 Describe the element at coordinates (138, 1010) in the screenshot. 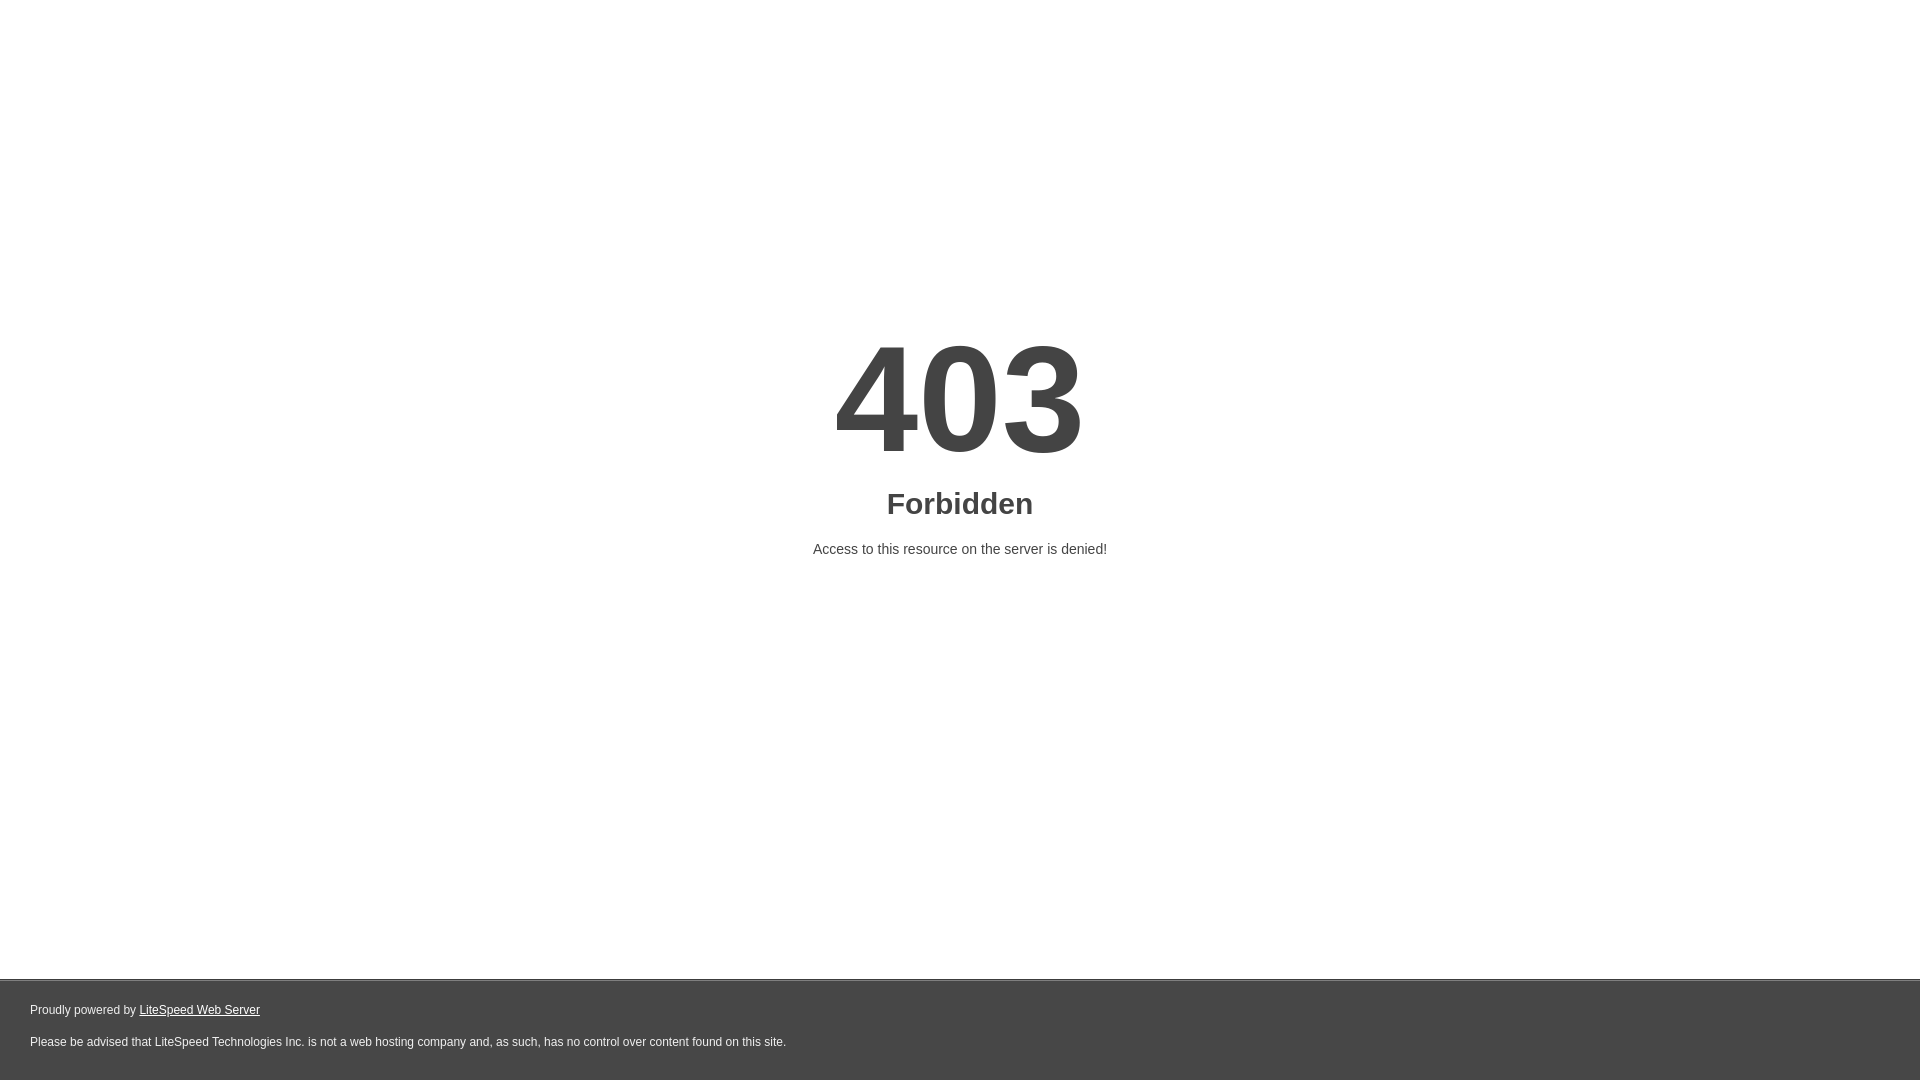

I see `'LiteSpeed Web Server'` at that location.